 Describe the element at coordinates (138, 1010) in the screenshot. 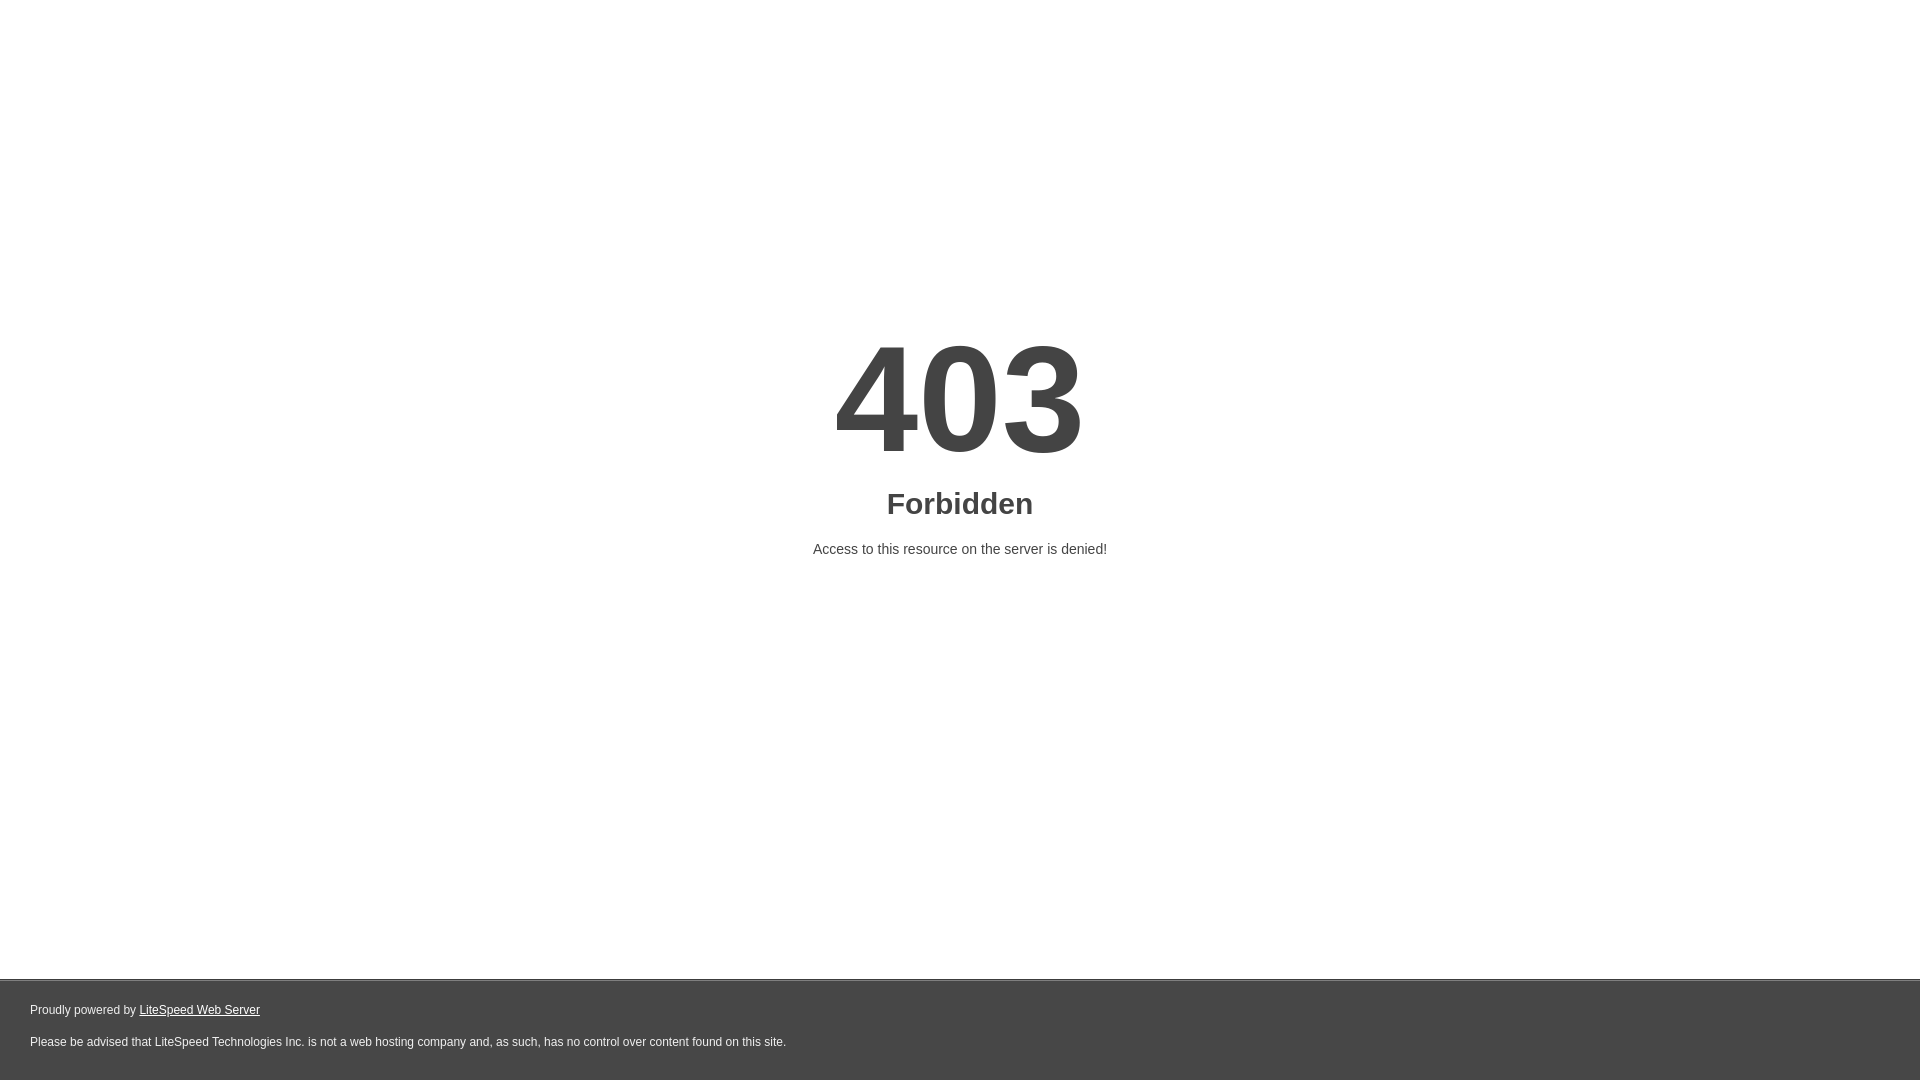

I see `'LiteSpeed Web Server'` at that location.